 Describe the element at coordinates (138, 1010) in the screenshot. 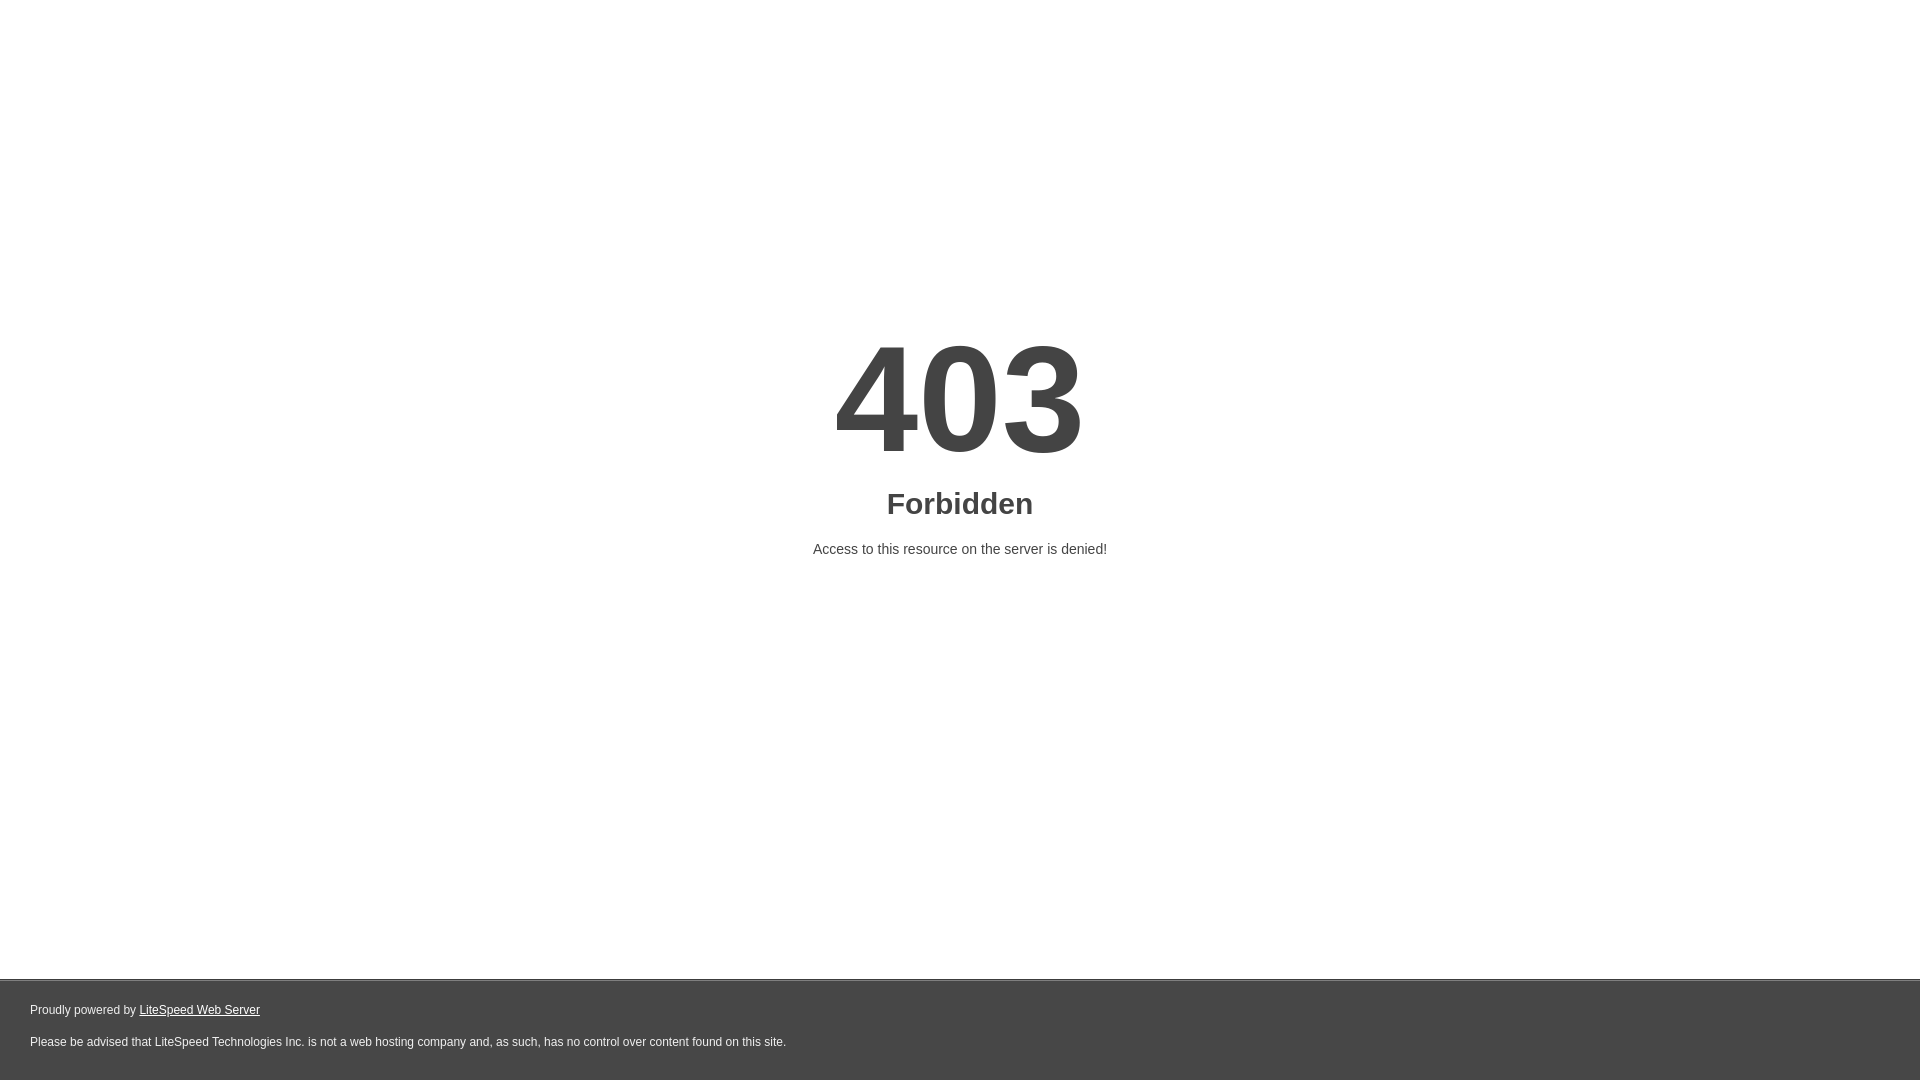

I see `'LiteSpeed Web Server'` at that location.